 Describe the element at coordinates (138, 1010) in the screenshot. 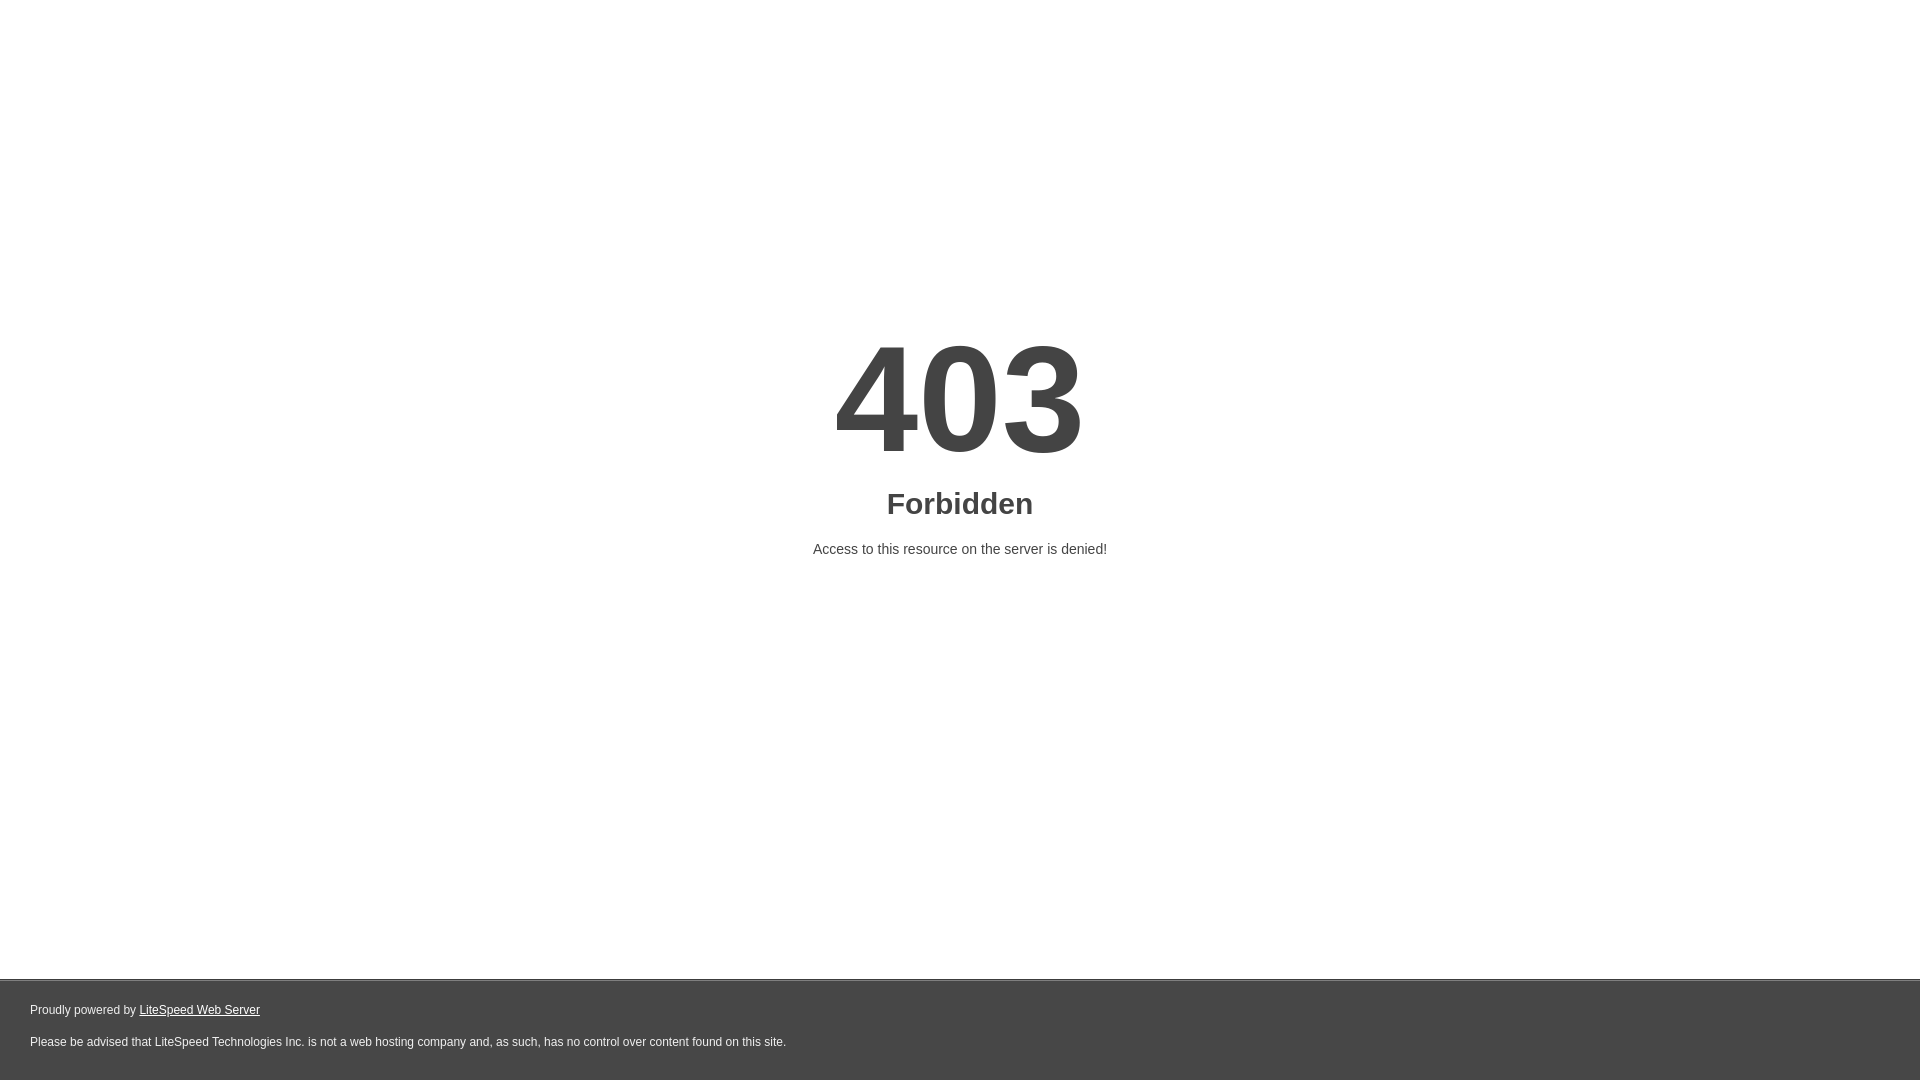

I see `'LiteSpeed Web Server'` at that location.